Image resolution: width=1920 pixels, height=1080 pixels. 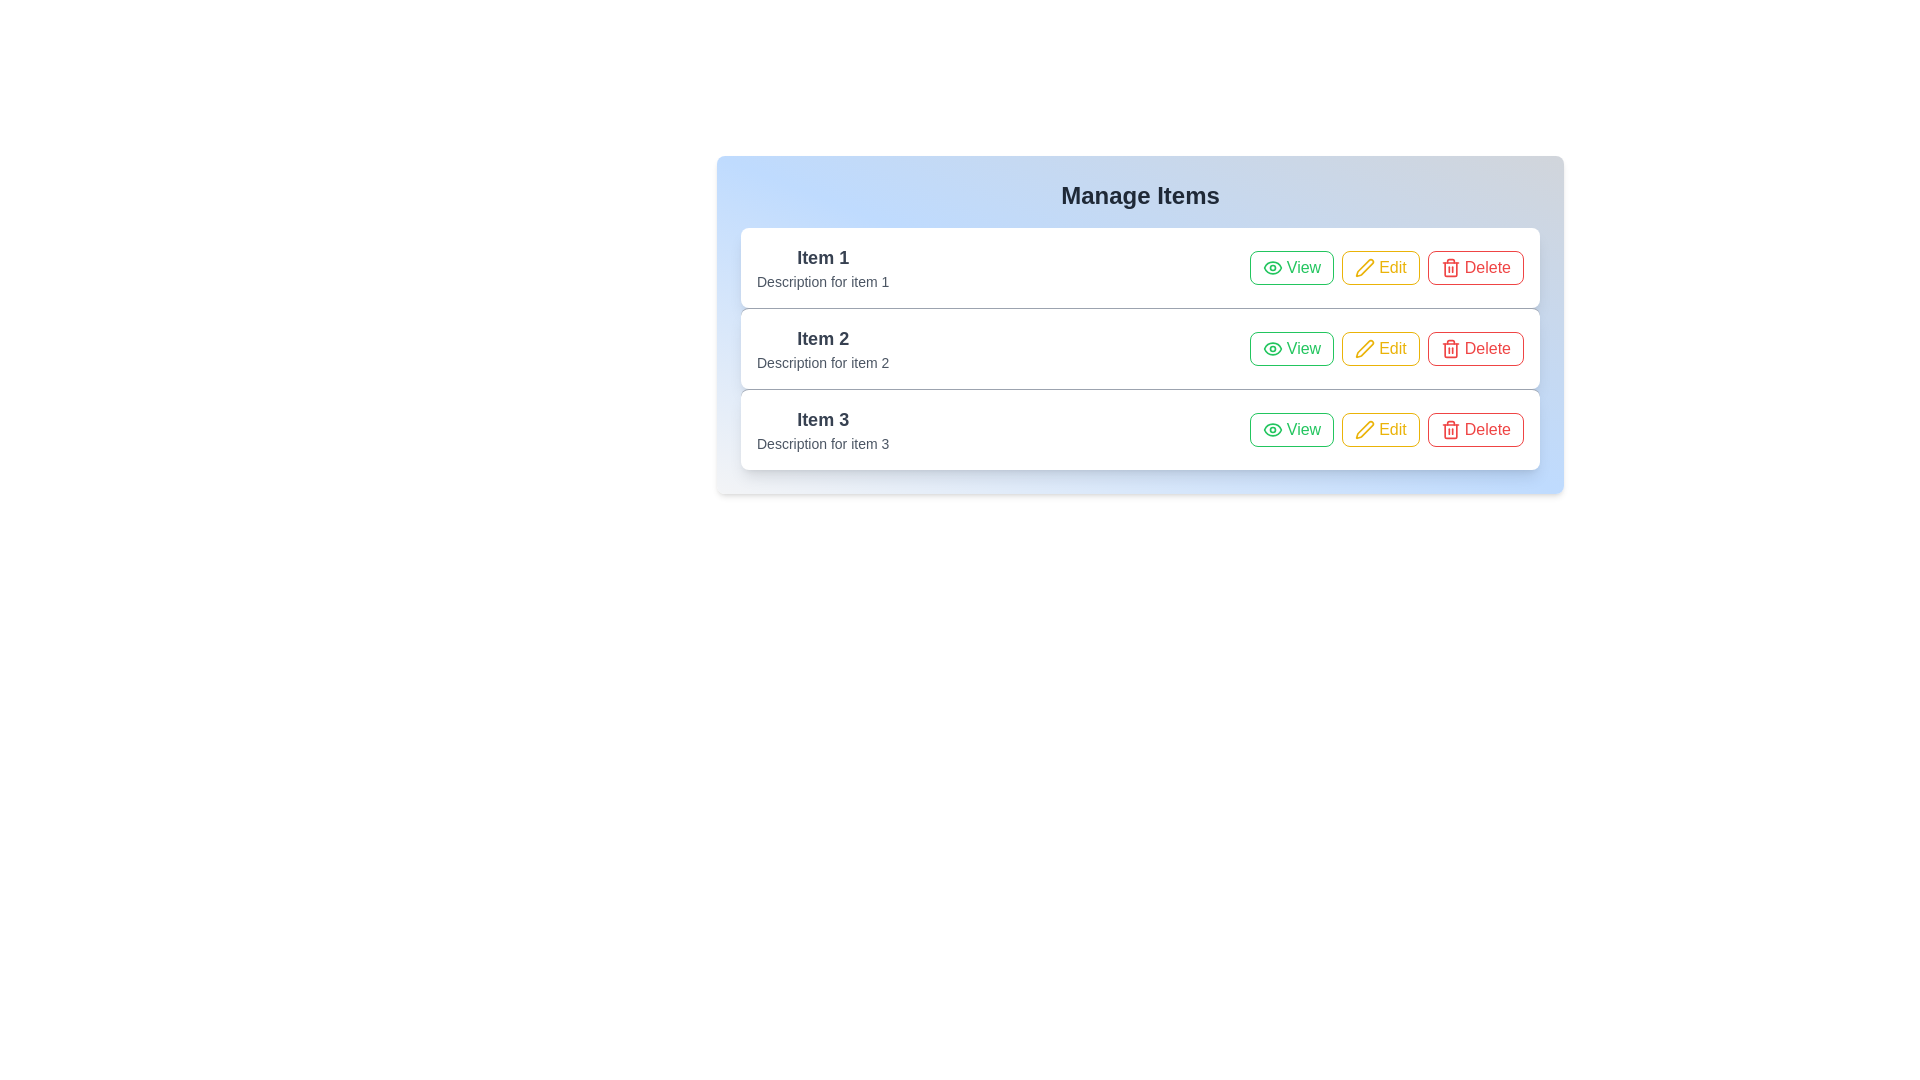 What do you see at coordinates (1380, 266) in the screenshot?
I see `the 'Edit' button for the item labeled Item 1` at bounding box center [1380, 266].